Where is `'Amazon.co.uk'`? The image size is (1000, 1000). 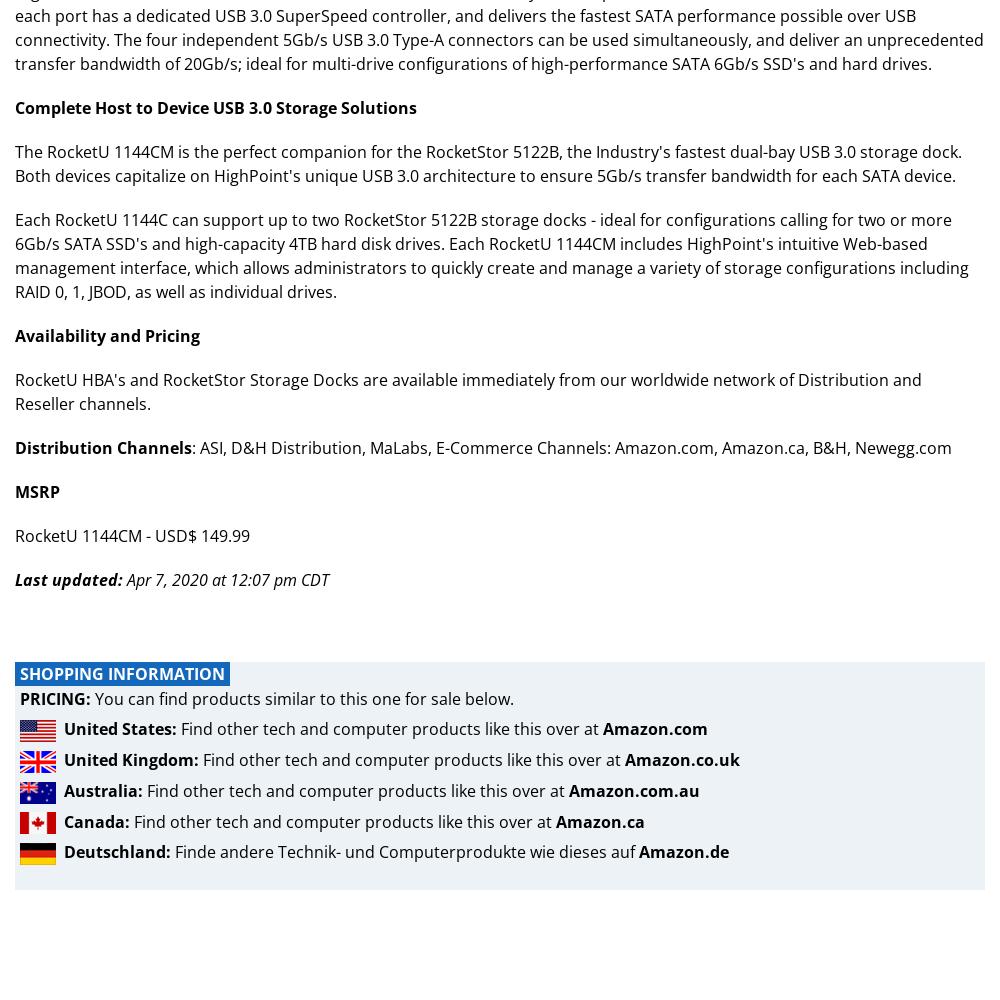
'Amazon.co.uk' is located at coordinates (625, 760).